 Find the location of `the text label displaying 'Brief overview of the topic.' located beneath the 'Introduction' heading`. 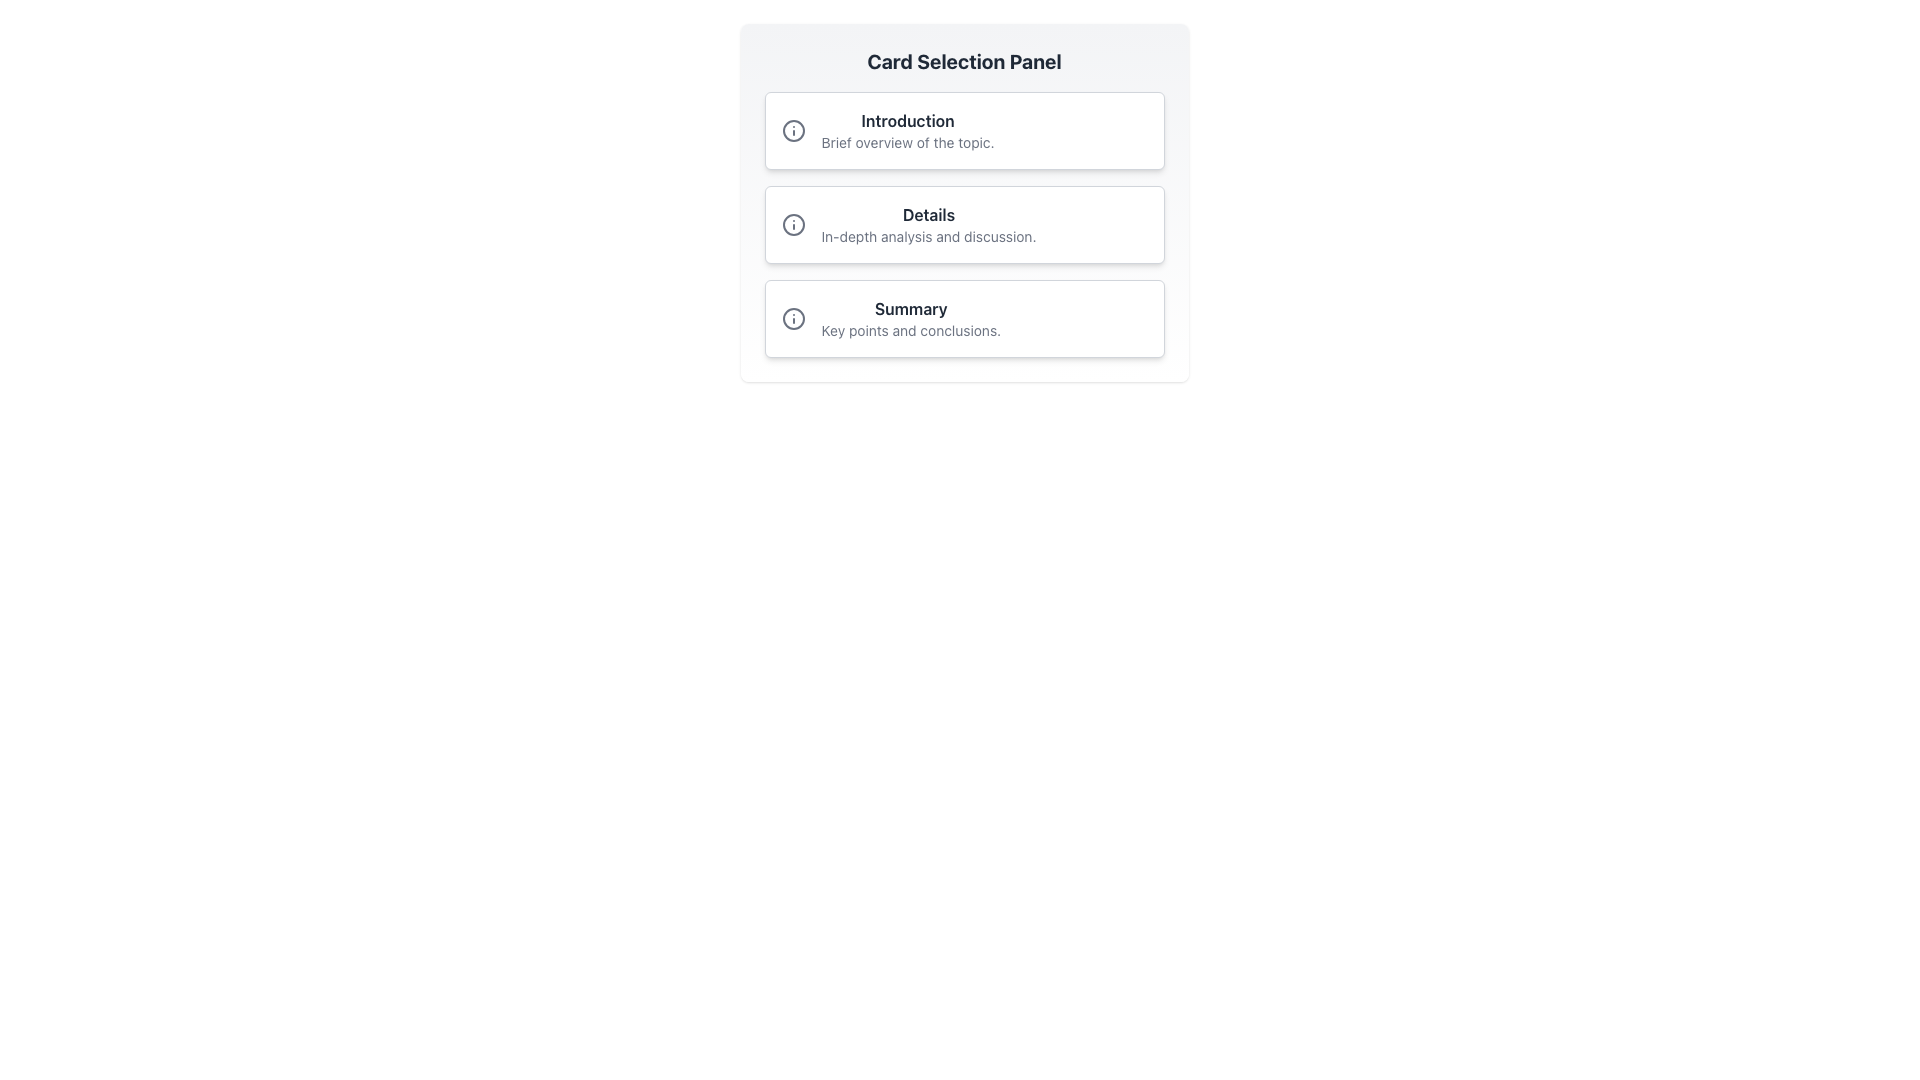

the text label displaying 'Brief overview of the topic.' located beneath the 'Introduction' heading is located at coordinates (906, 141).